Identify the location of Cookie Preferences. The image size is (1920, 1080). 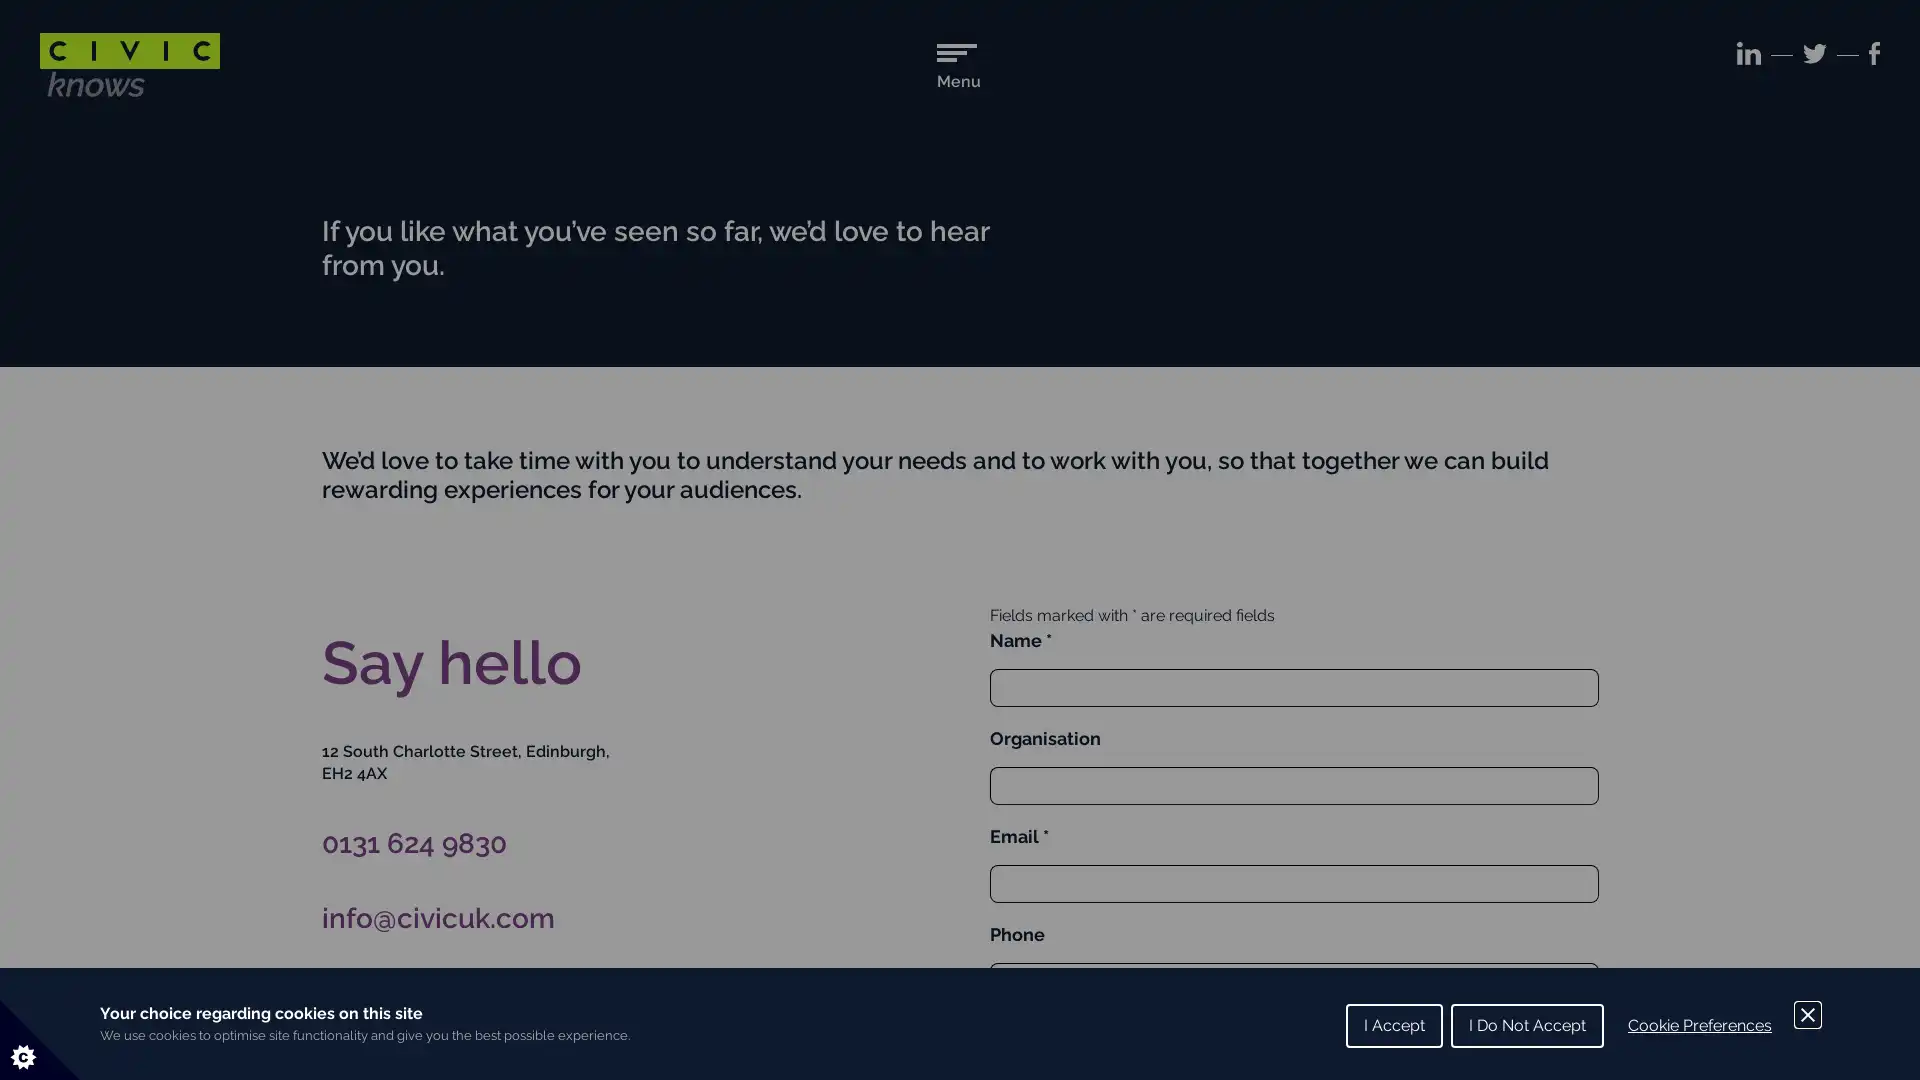
(1698, 1026).